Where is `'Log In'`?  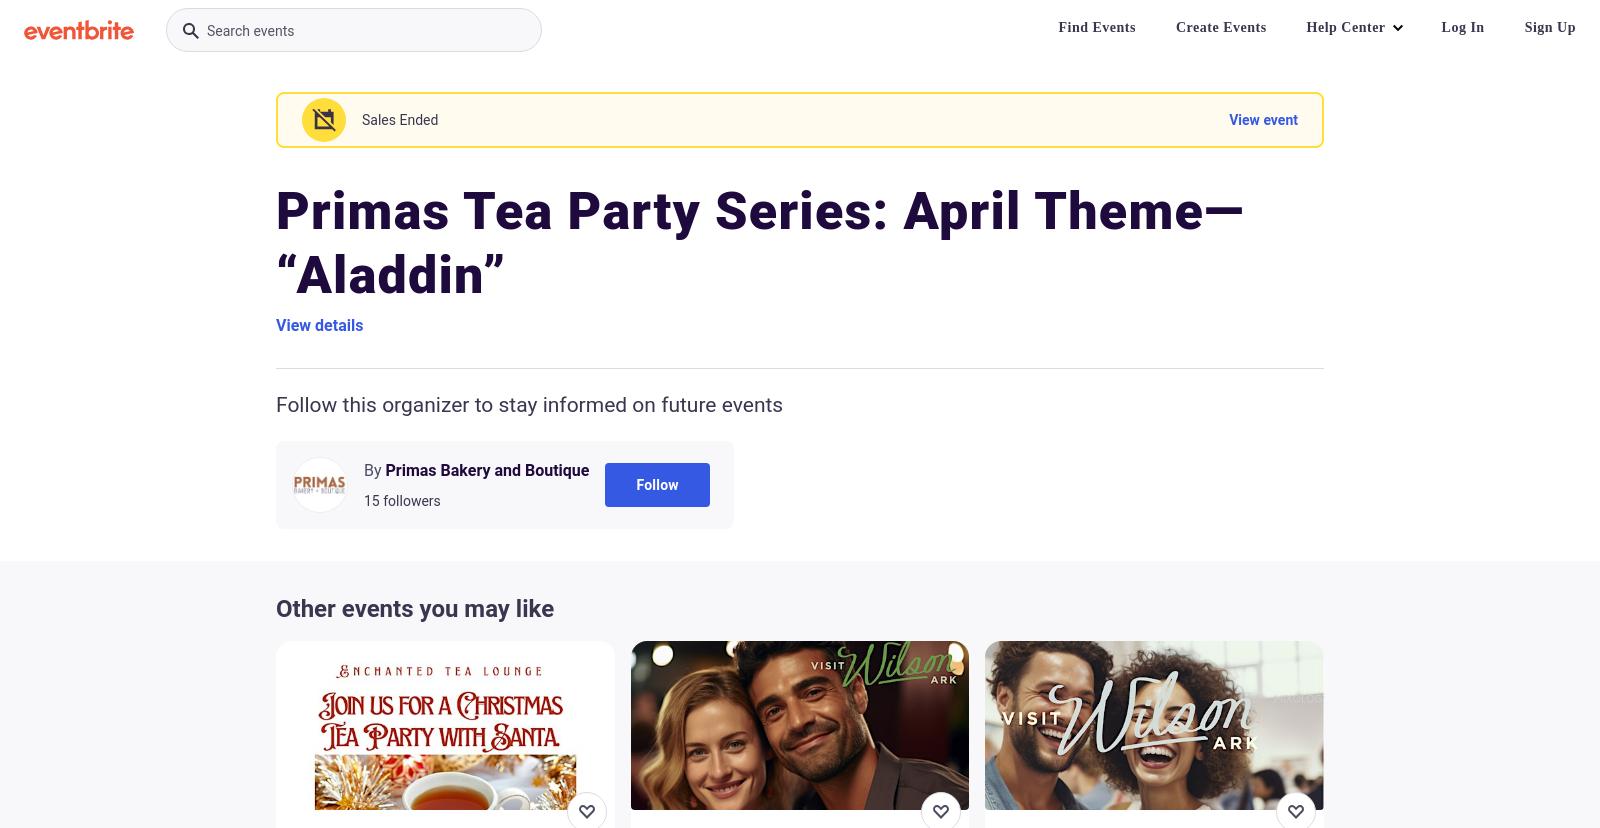
'Log In' is located at coordinates (1462, 27).